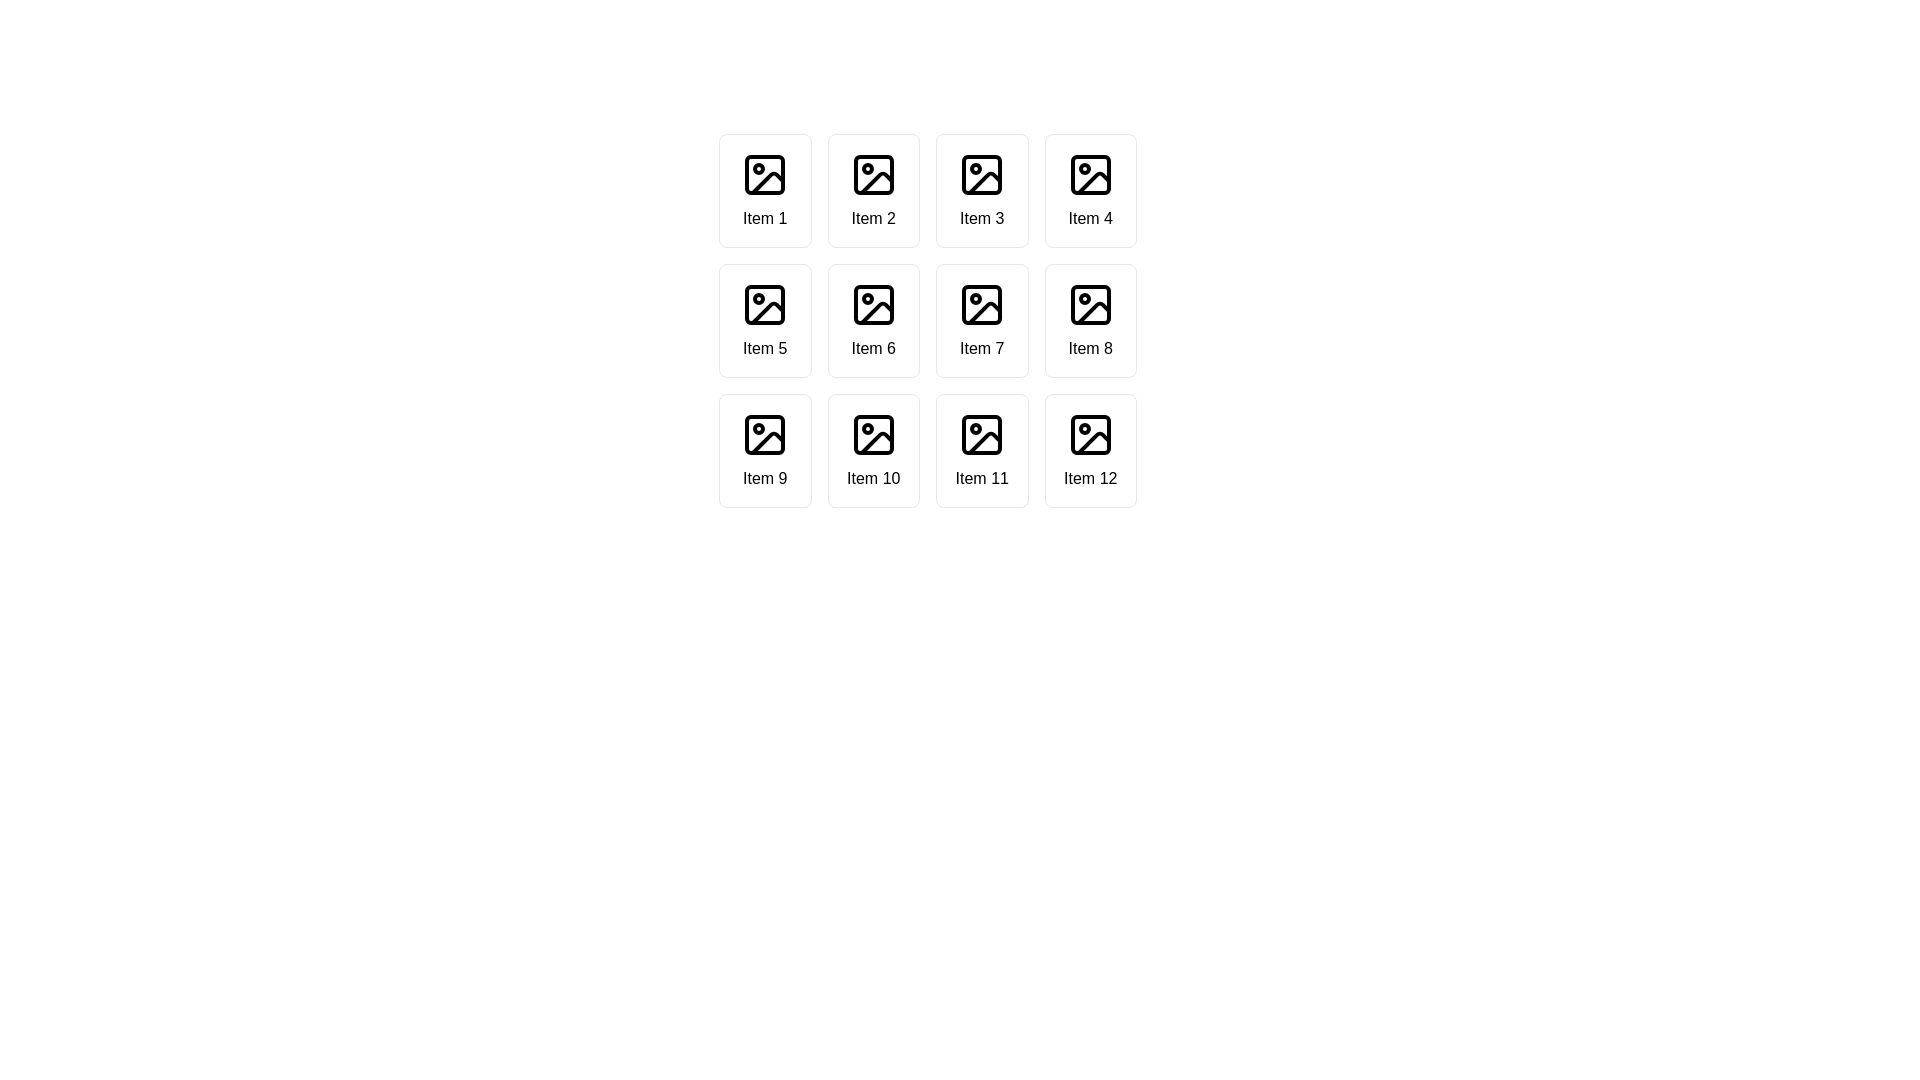 The width and height of the screenshot is (1920, 1080). Describe the element at coordinates (1089, 173) in the screenshot. I see `the static image icon located at the top center of the bordered and rounded rectangular box labeled 'Item 4' in the first row of the grid layout` at that location.